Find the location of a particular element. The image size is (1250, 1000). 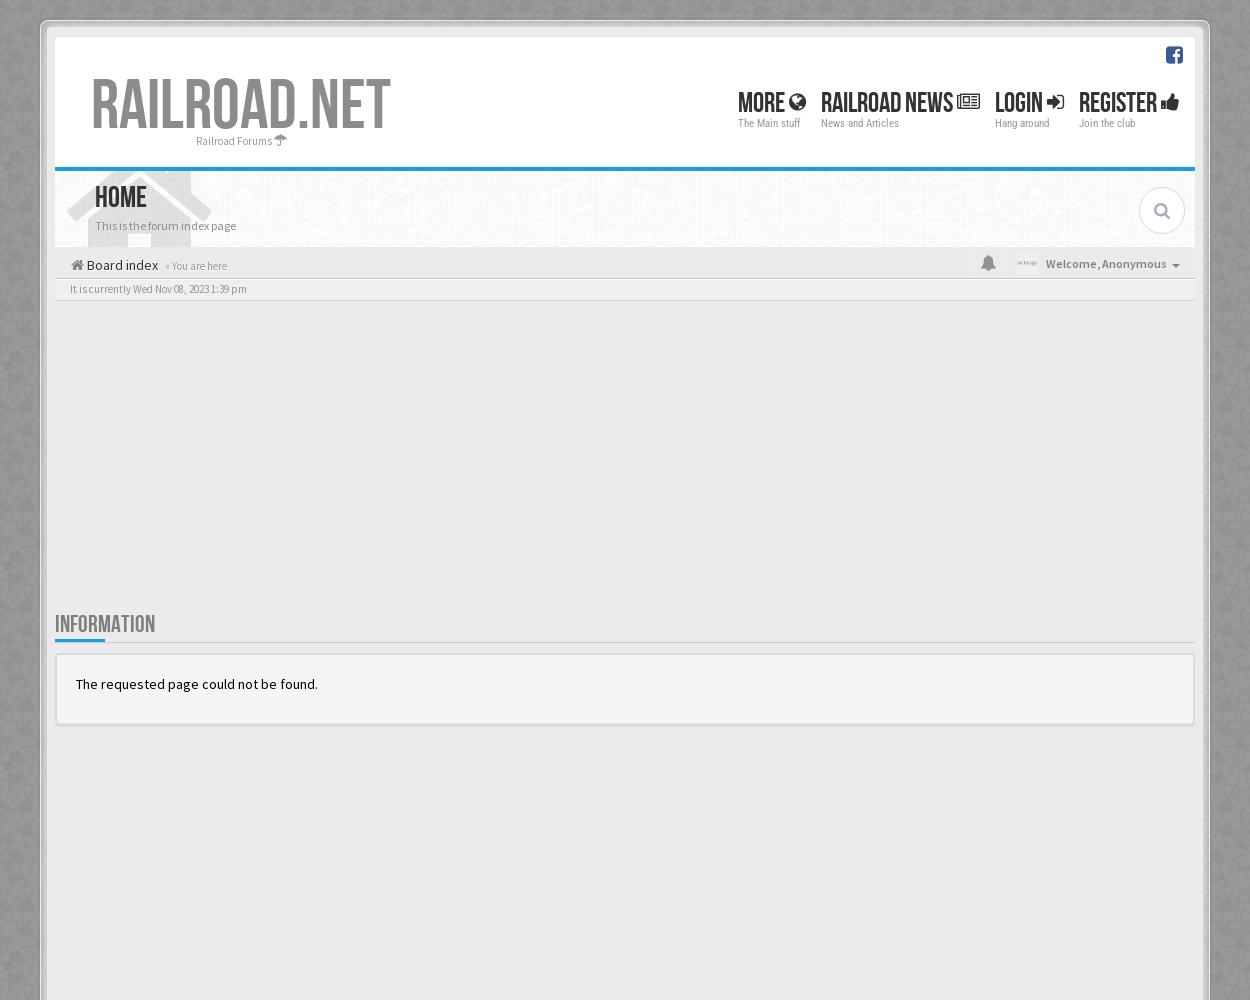

'This is the forum index page' is located at coordinates (94, 224).